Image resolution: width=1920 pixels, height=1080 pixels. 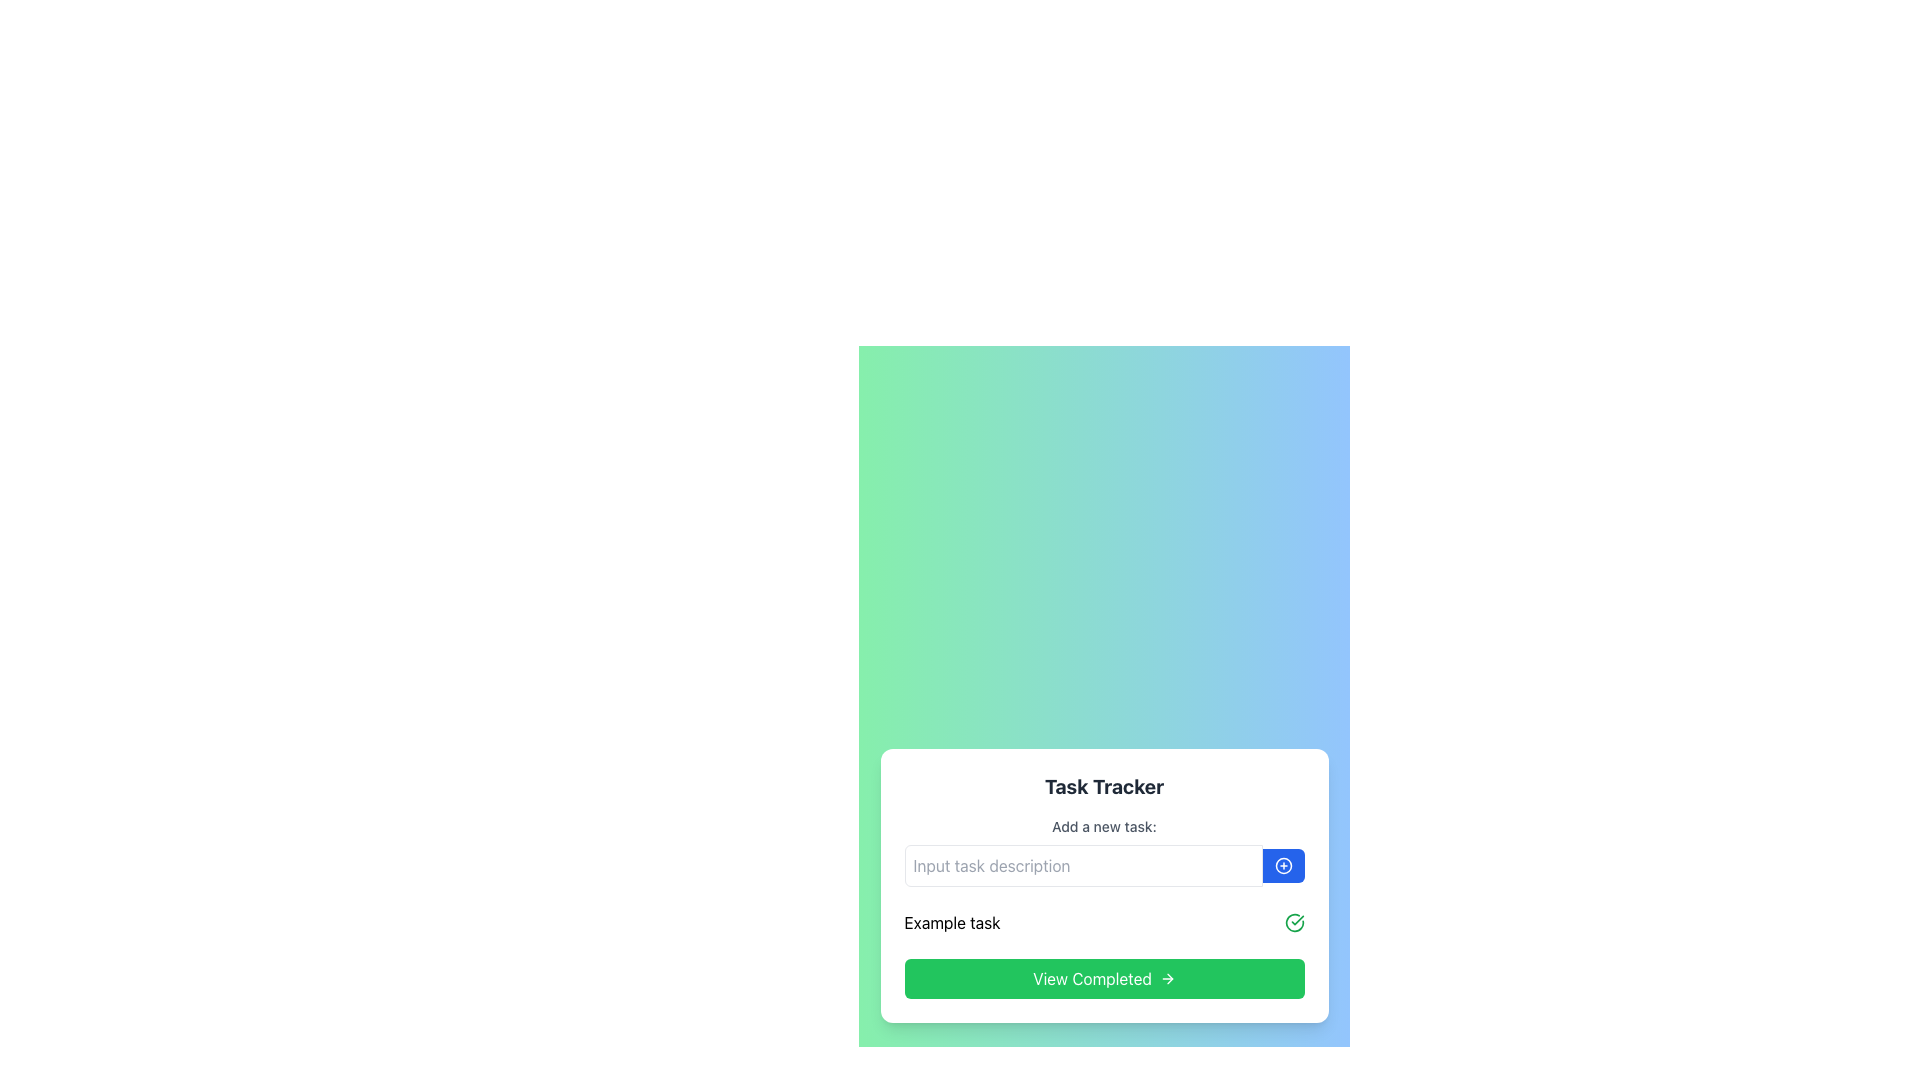 What do you see at coordinates (1294, 922) in the screenshot?
I see `the circular green checkmark icon that is part of a task list, positioned to the right of the text item 'Example task'` at bounding box center [1294, 922].